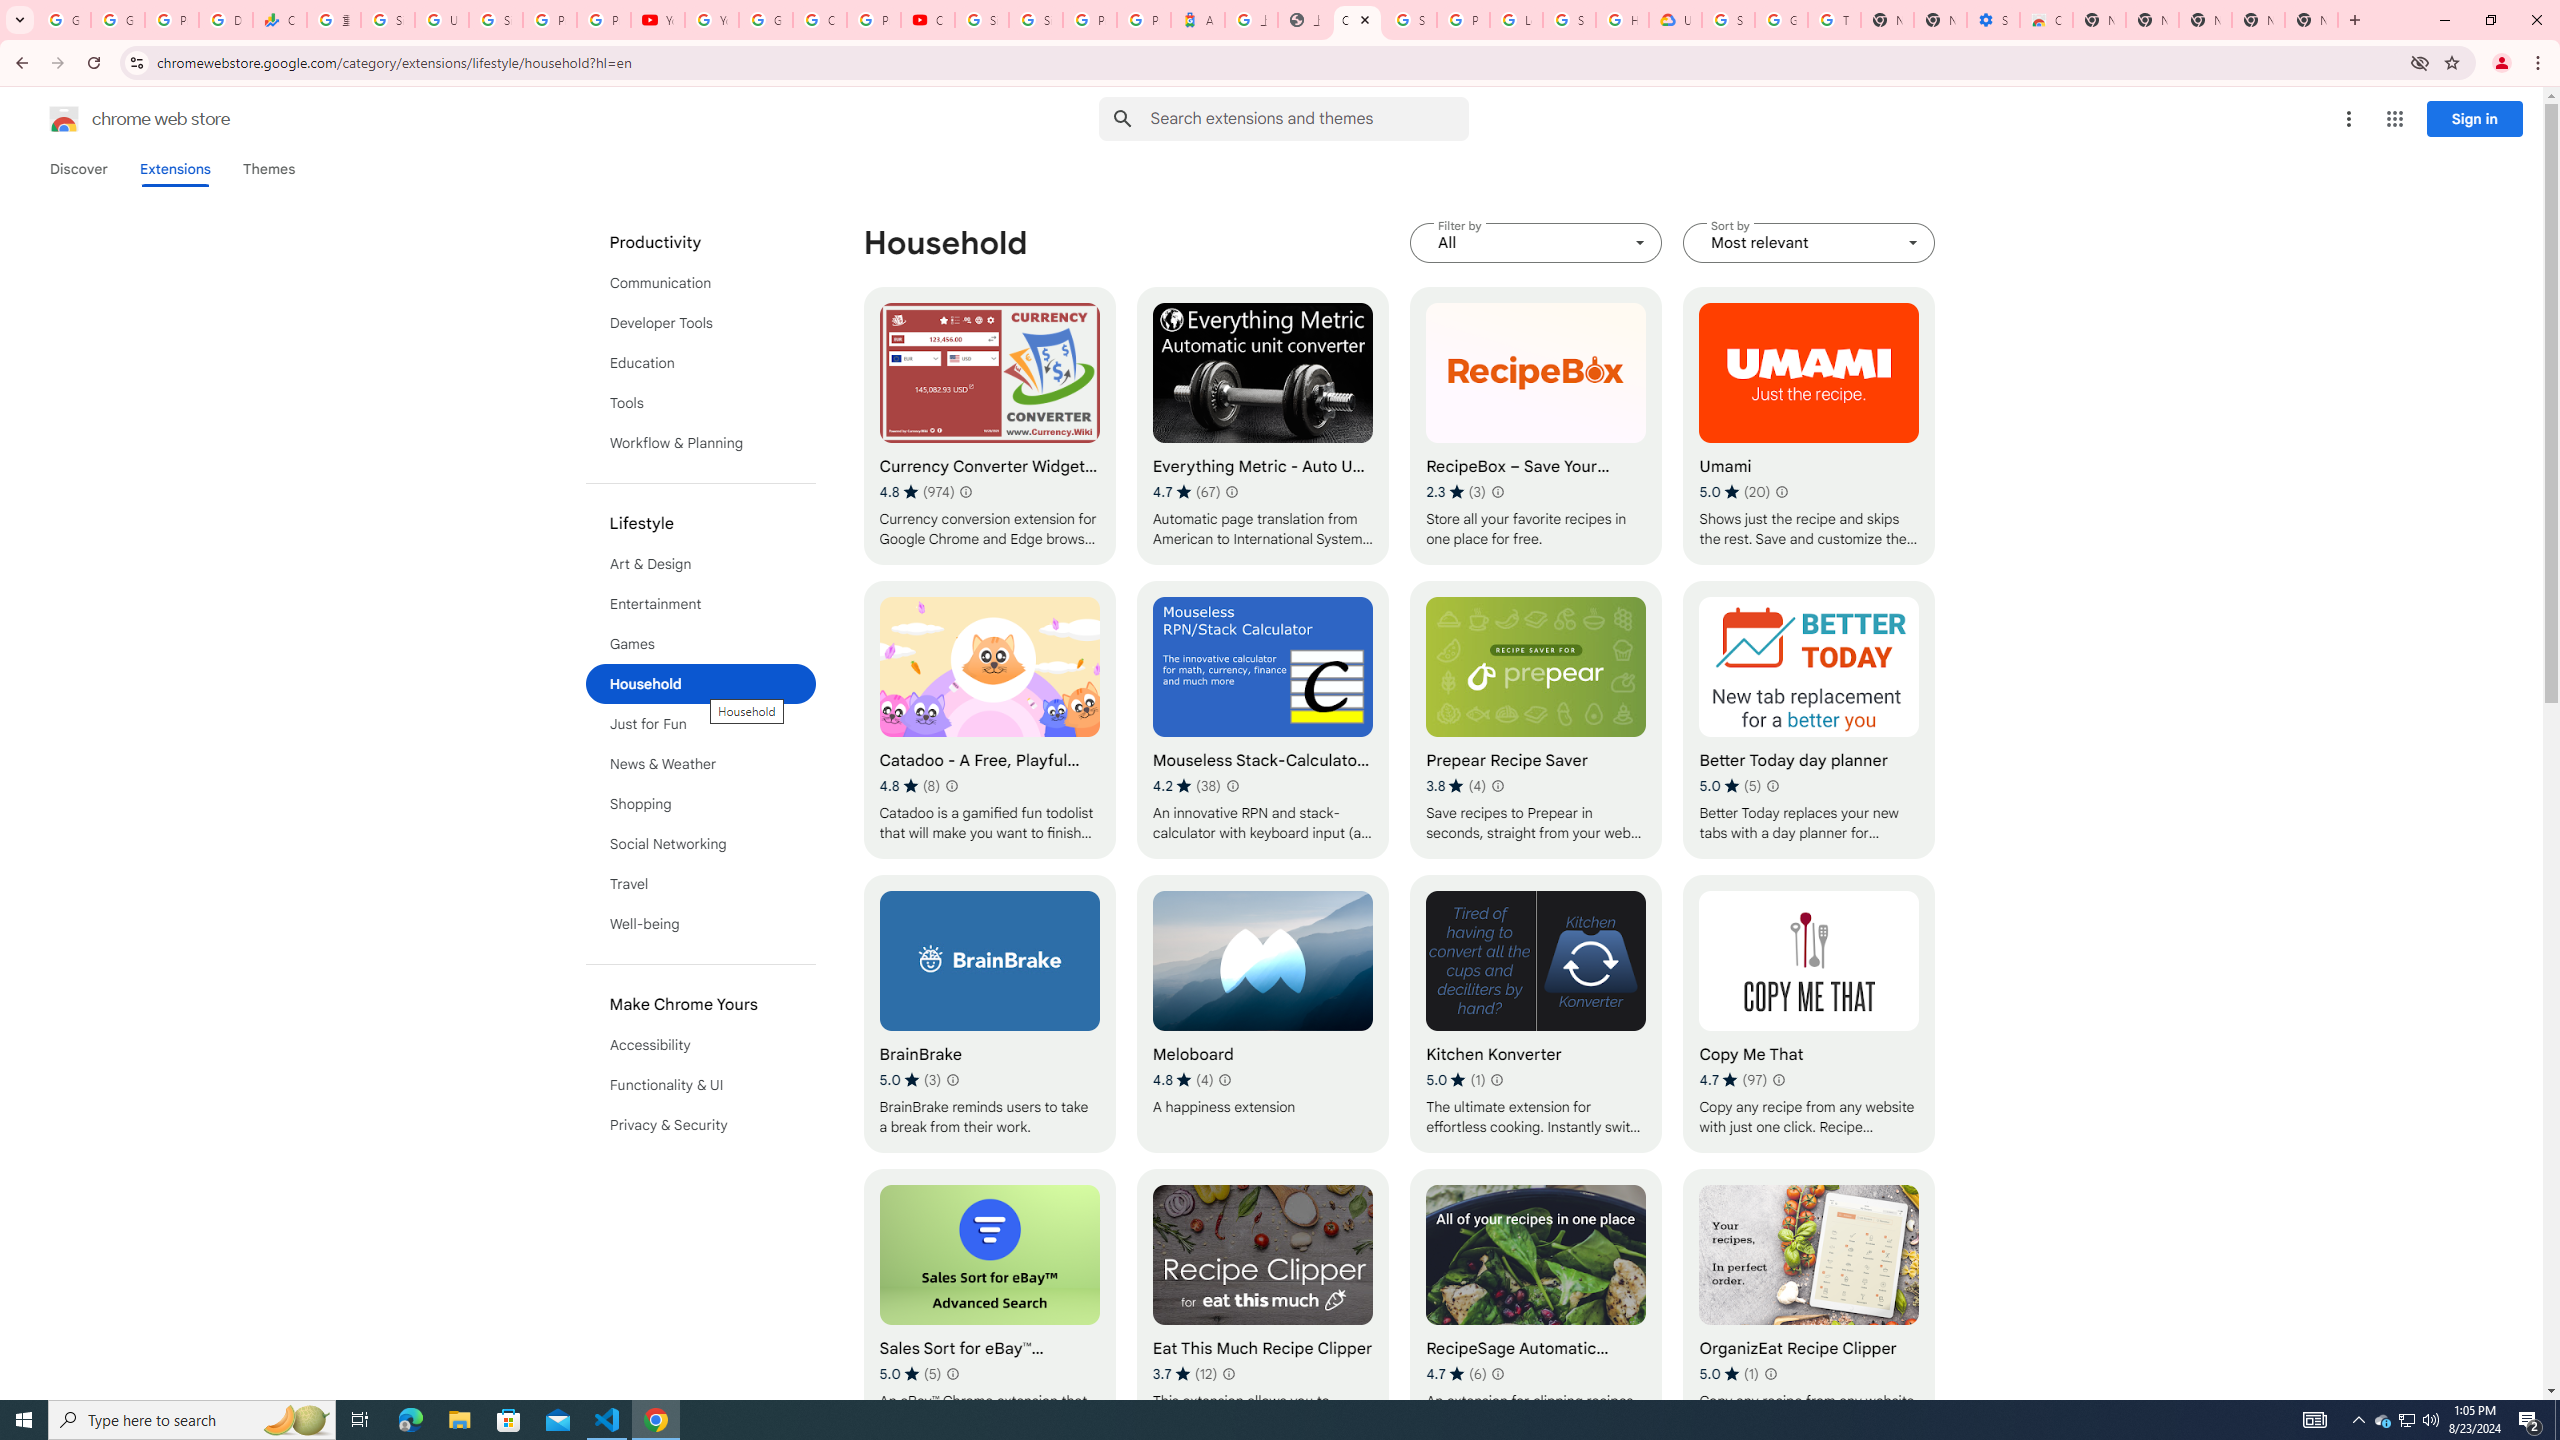  I want to click on 'Functionality & UI', so click(701, 1084).